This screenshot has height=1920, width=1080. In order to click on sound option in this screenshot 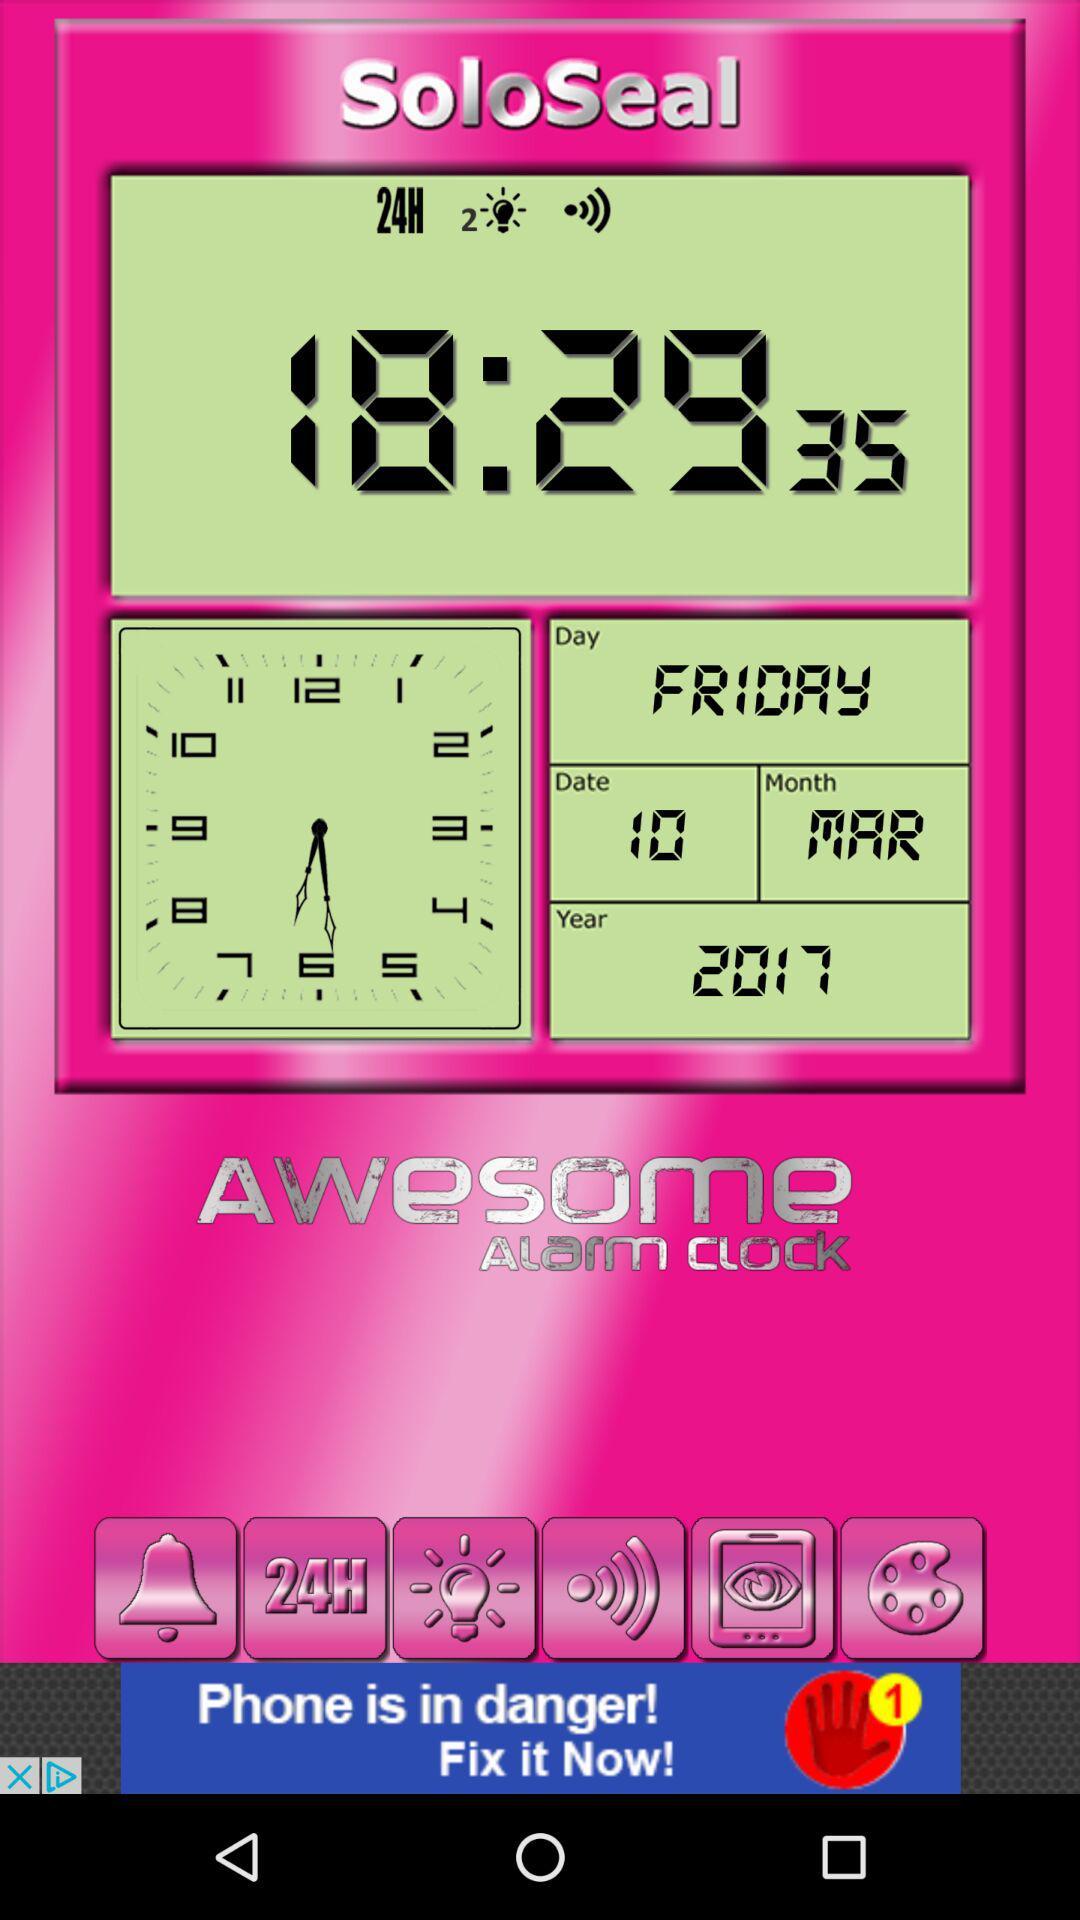, I will do `click(612, 1587)`.